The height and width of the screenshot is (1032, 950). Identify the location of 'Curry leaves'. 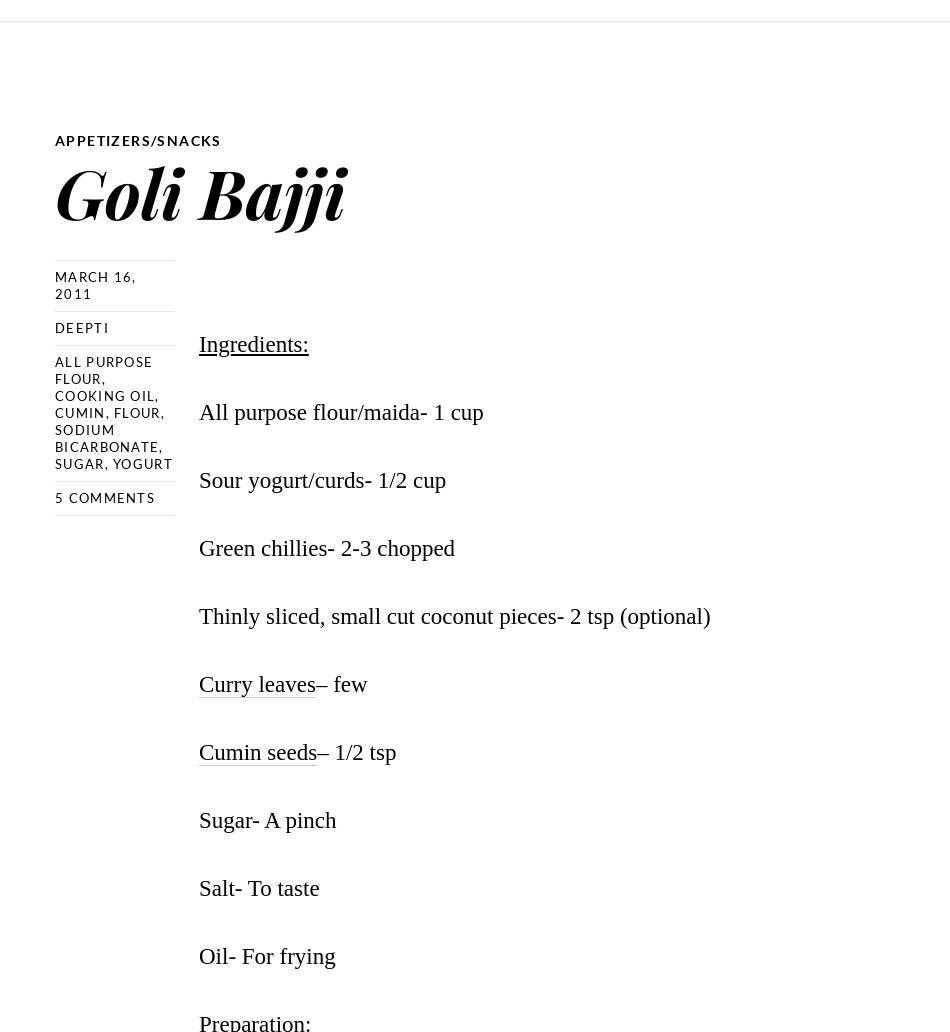
(255, 683).